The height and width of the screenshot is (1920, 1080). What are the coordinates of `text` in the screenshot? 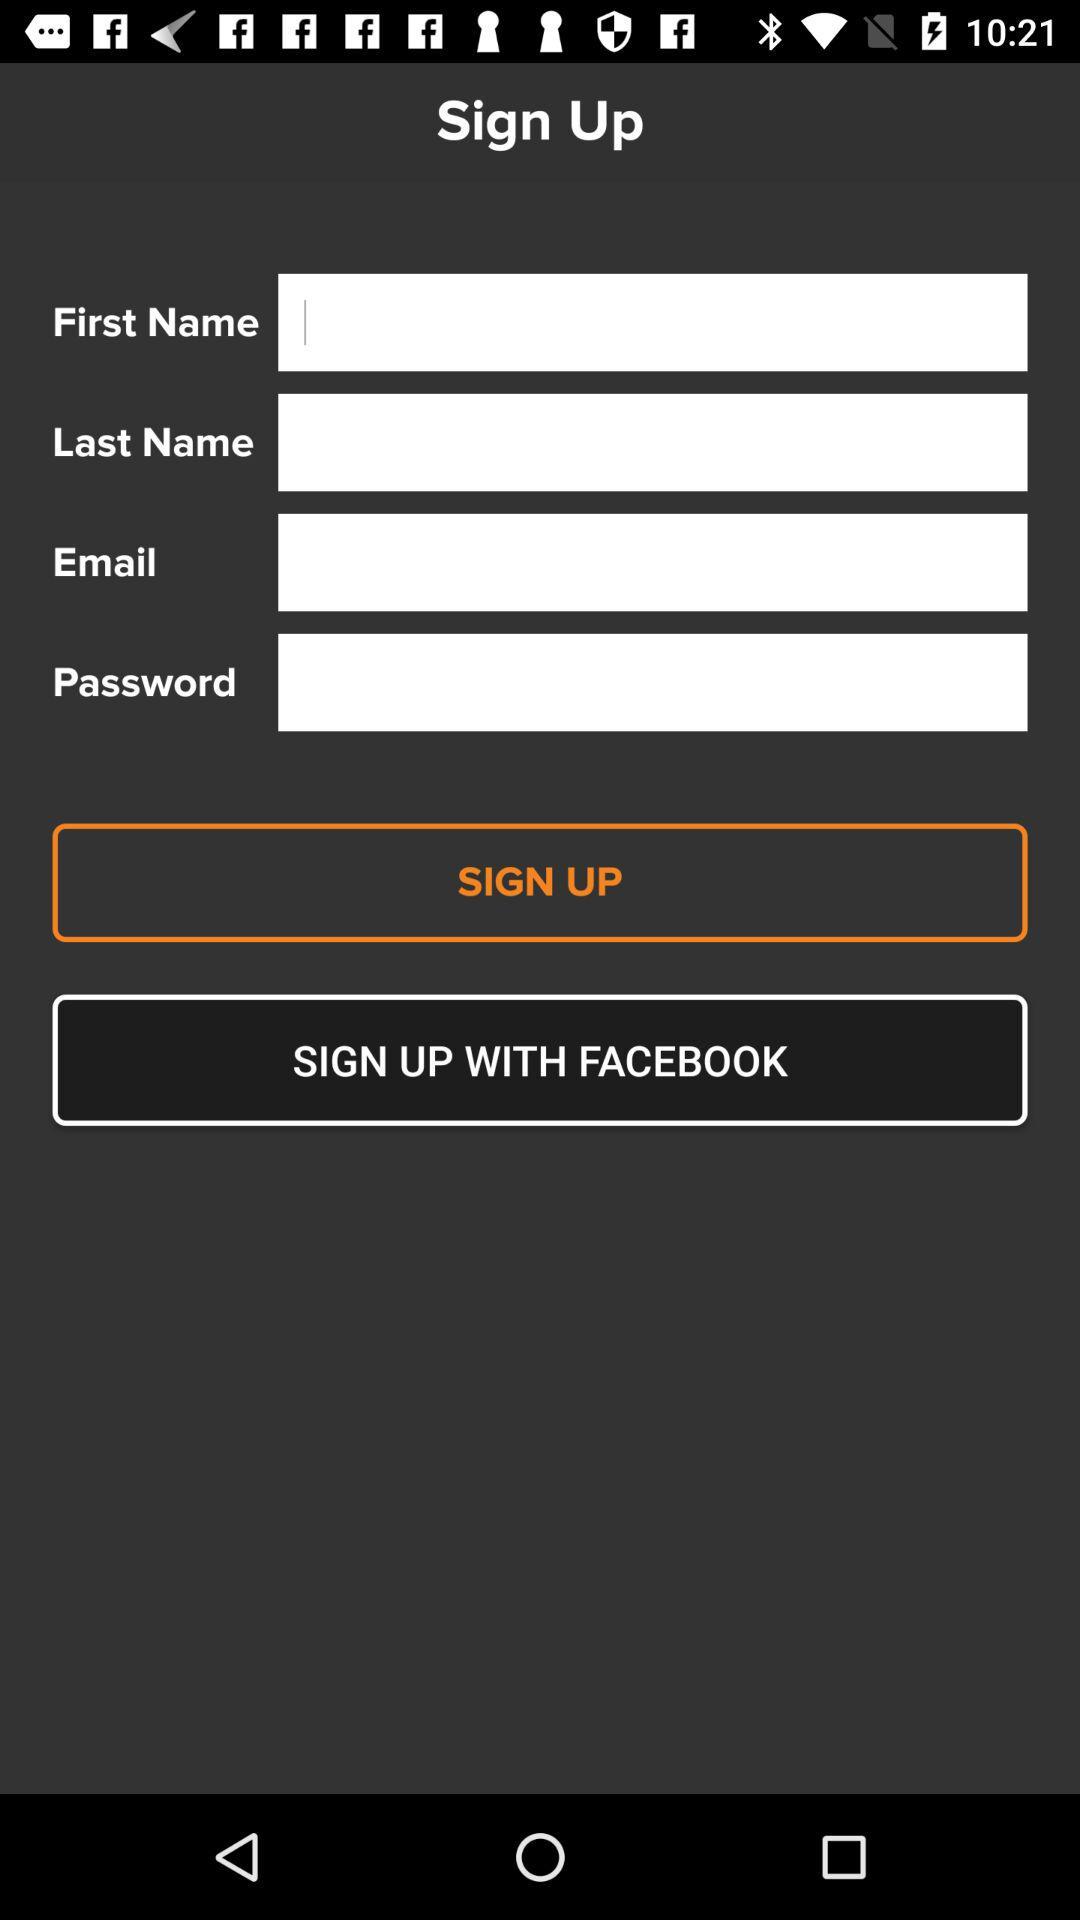 It's located at (652, 441).